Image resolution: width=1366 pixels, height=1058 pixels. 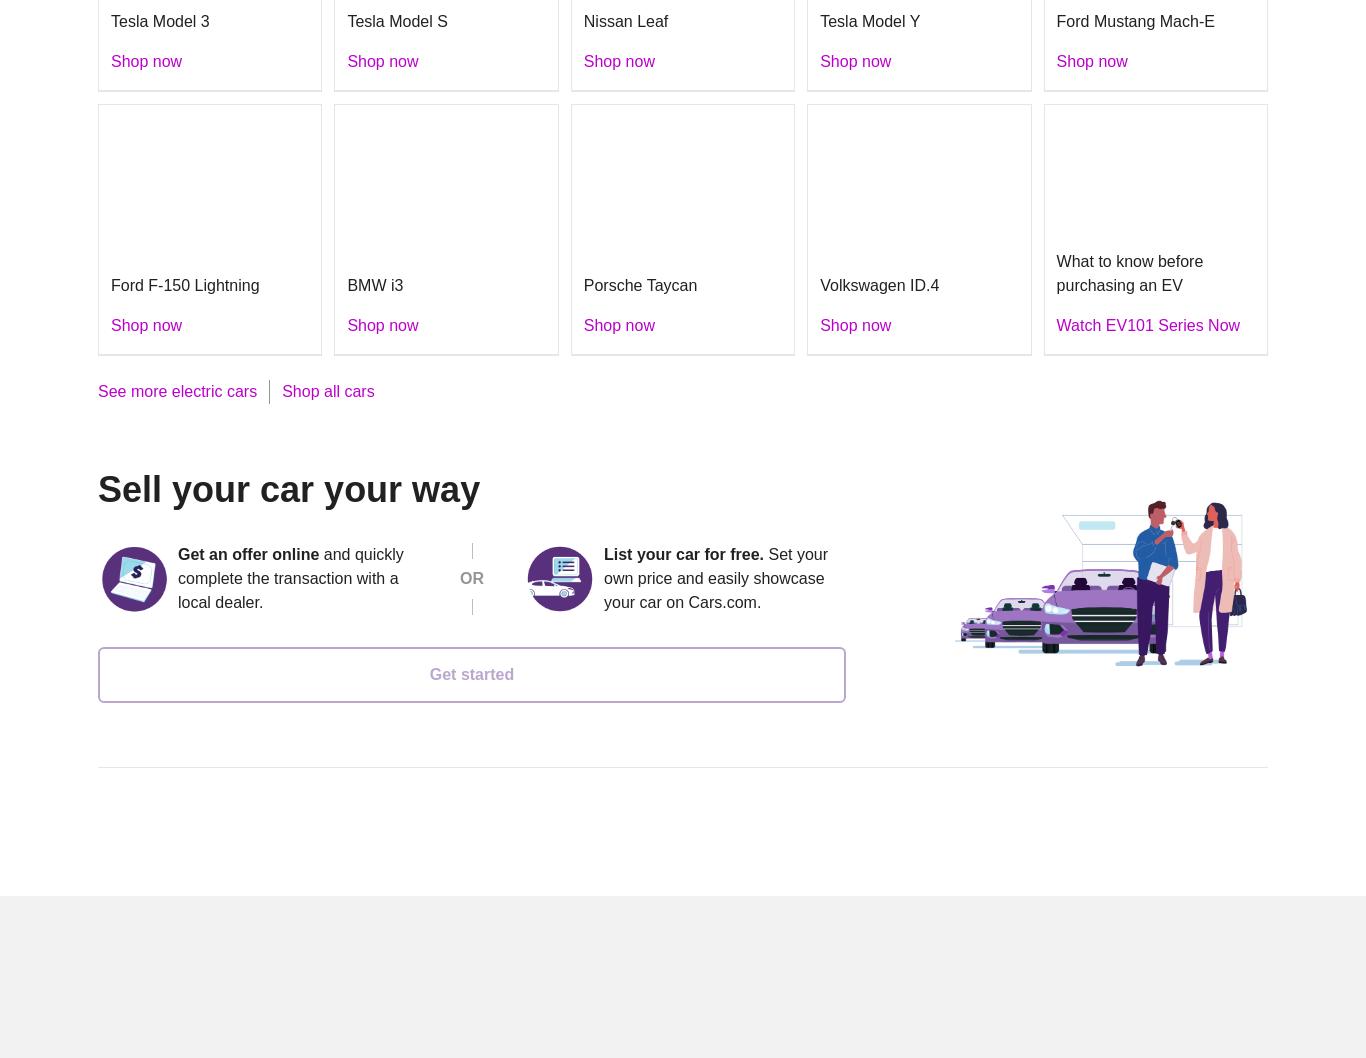 What do you see at coordinates (624, 21) in the screenshot?
I see `'Nissan Leaf'` at bounding box center [624, 21].